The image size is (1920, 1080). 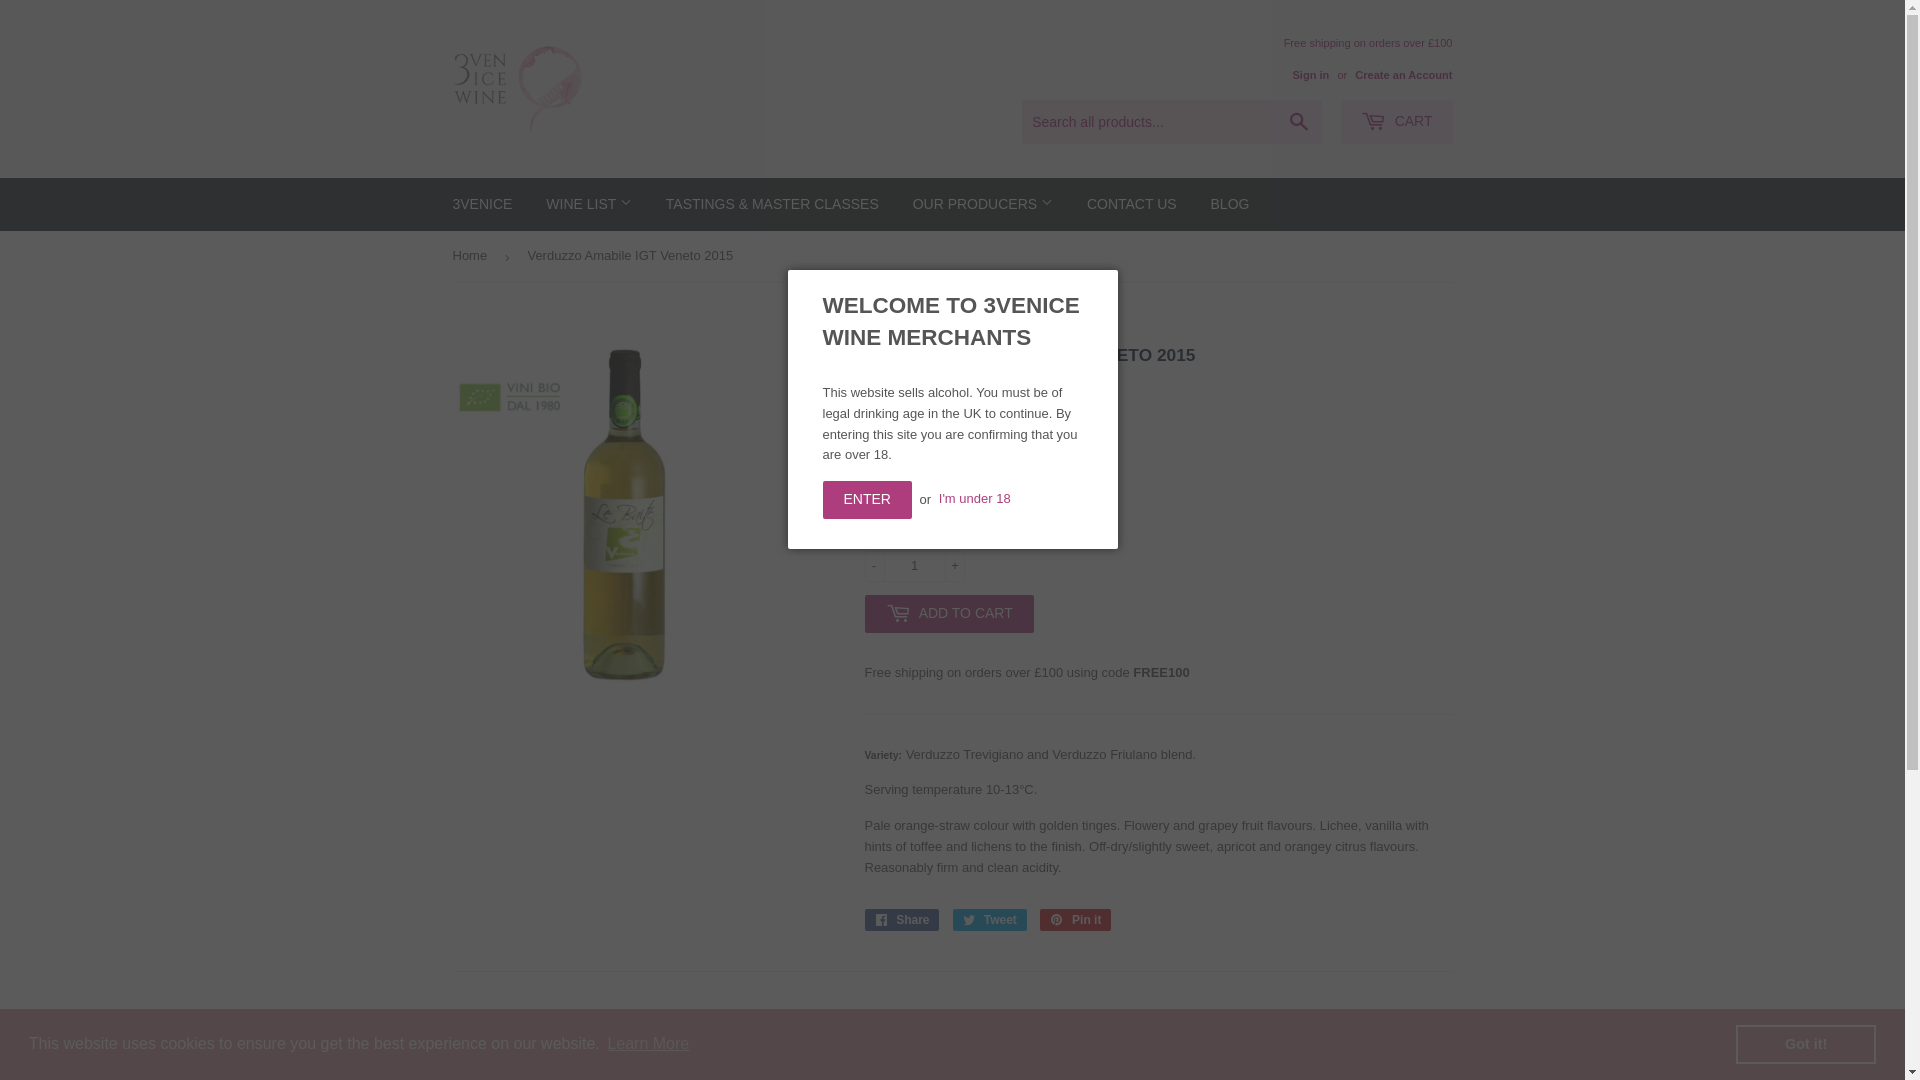 I want to click on '3VENICE', so click(x=436, y=204).